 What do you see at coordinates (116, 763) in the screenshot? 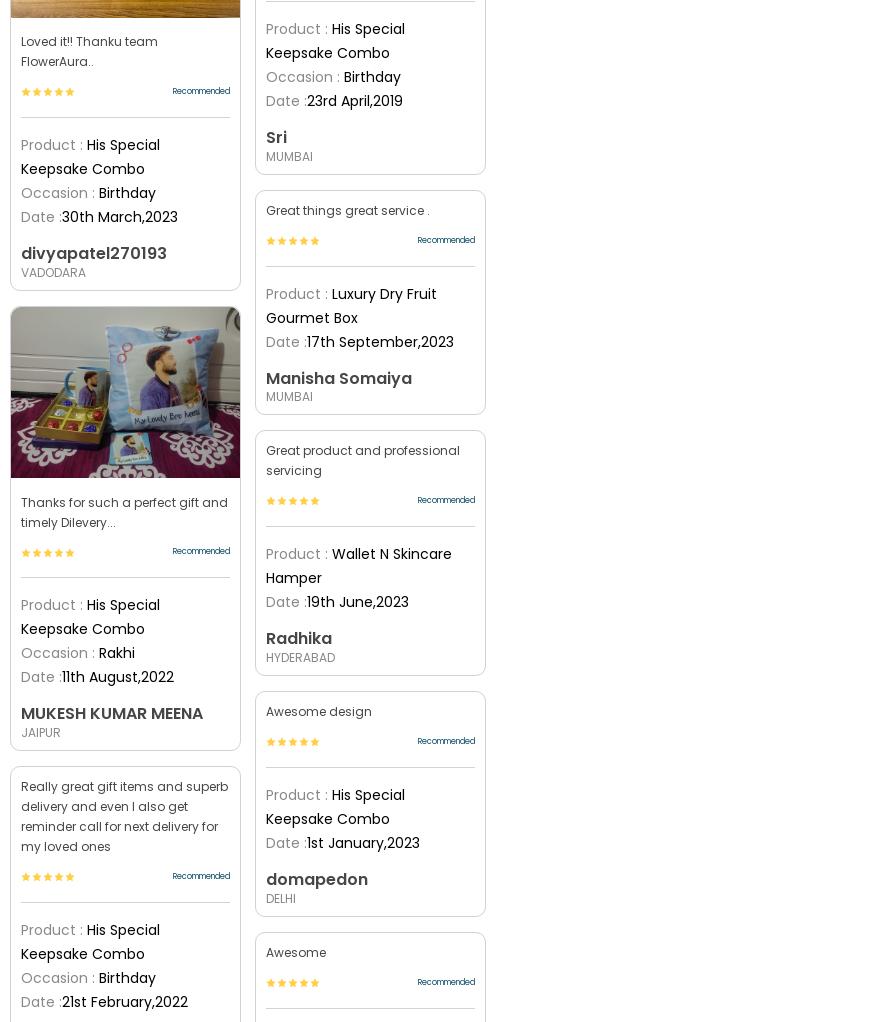
I see `'Atta Ladoo With Lord Ganesha Idol'` at bounding box center [116, 763].